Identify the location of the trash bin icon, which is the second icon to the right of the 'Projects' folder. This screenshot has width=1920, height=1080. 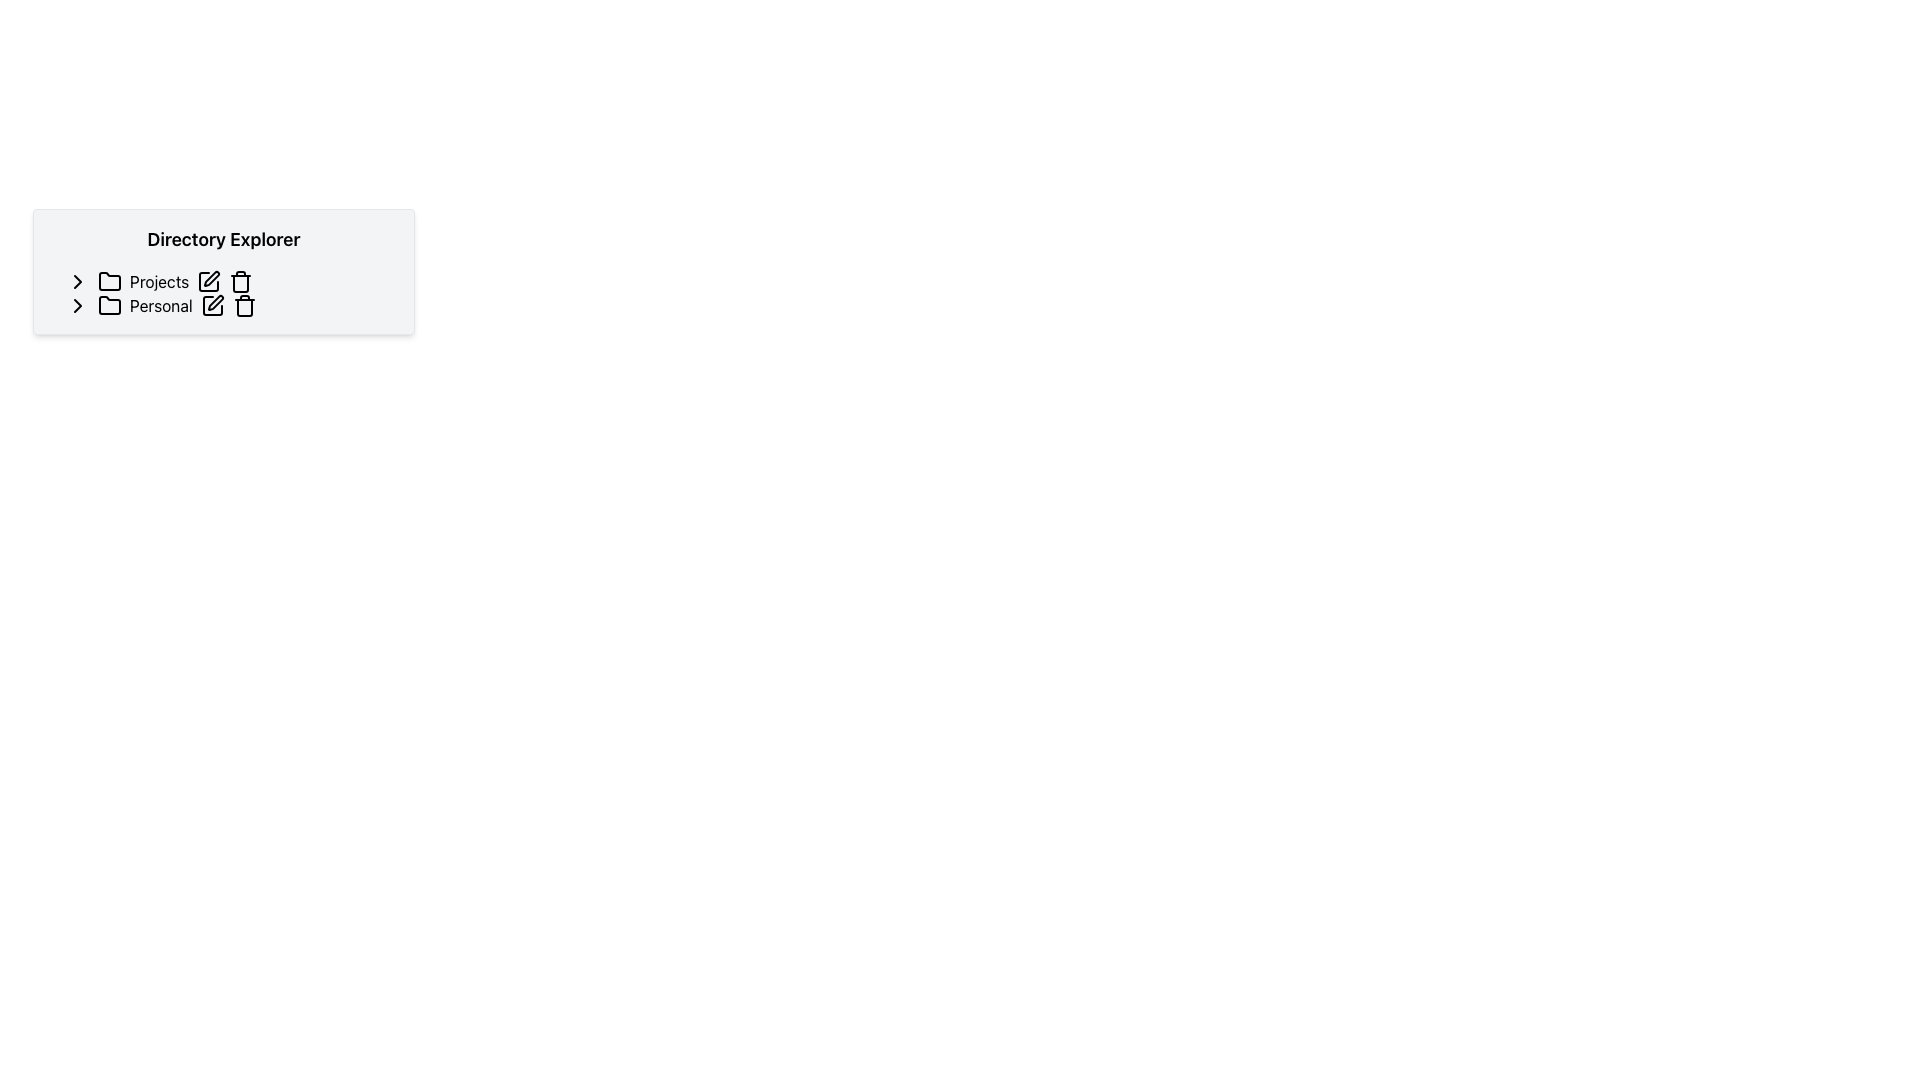
(240, 281).